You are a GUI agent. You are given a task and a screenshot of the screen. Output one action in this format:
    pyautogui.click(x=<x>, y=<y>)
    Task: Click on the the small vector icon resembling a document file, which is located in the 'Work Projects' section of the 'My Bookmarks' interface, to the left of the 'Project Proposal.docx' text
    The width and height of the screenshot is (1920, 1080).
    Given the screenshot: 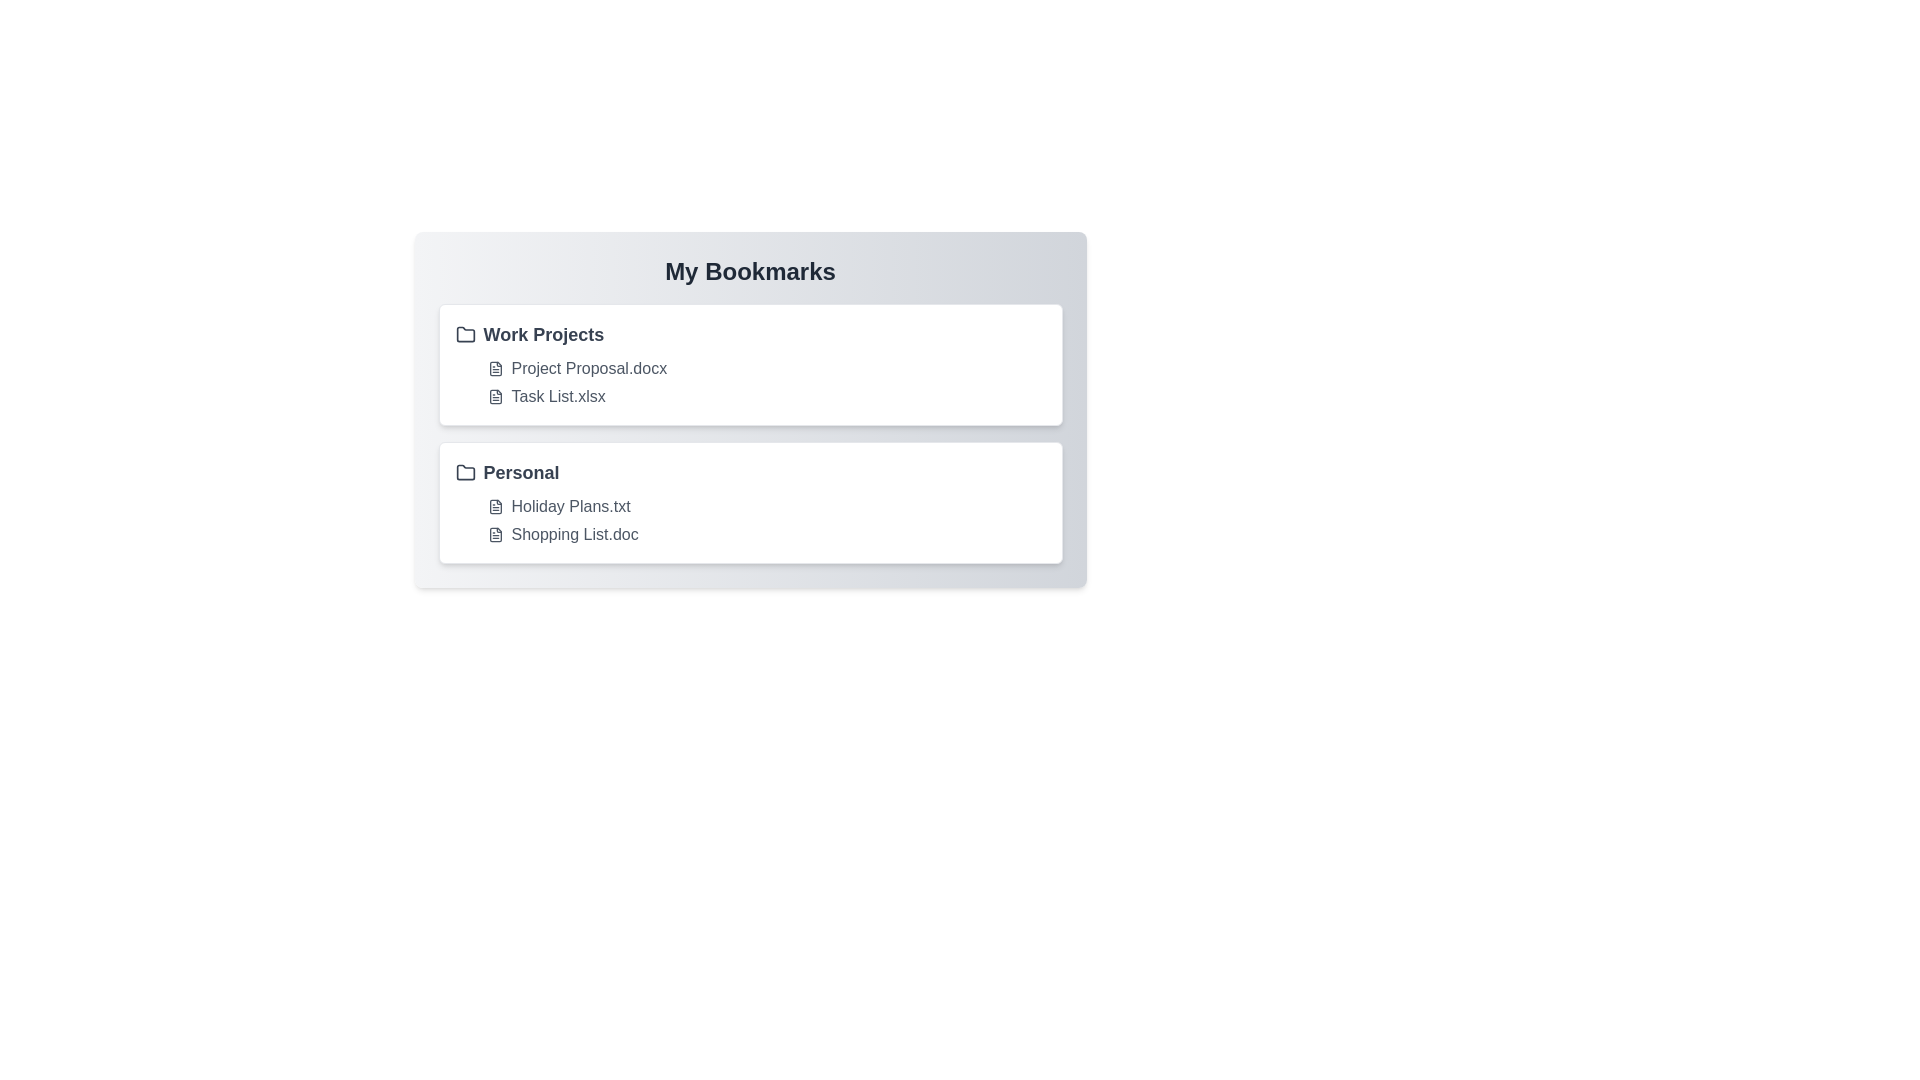 What is the action you would take?
    pyautogui.click(x=495, y=369)
    